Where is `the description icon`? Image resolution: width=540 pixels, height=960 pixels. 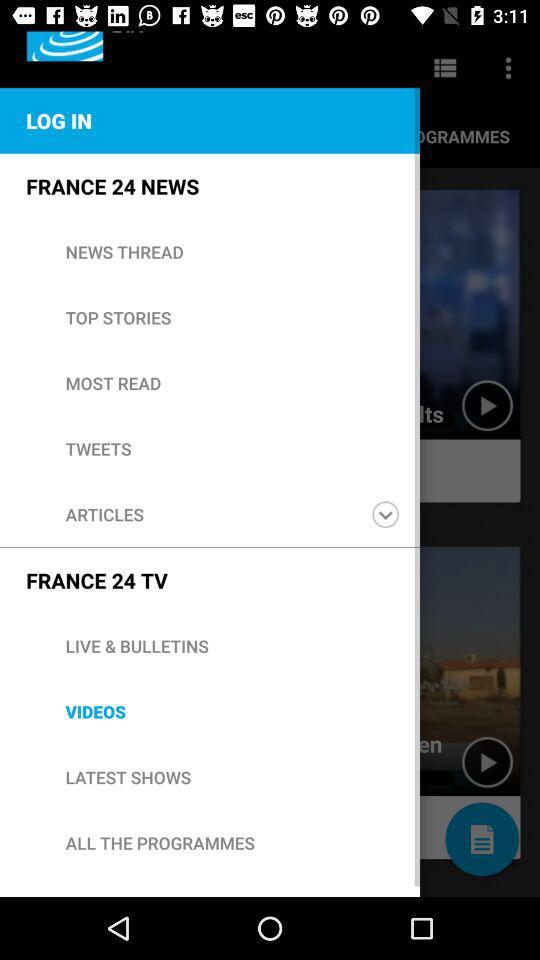
the description icon is located at coordinates (481, 839).